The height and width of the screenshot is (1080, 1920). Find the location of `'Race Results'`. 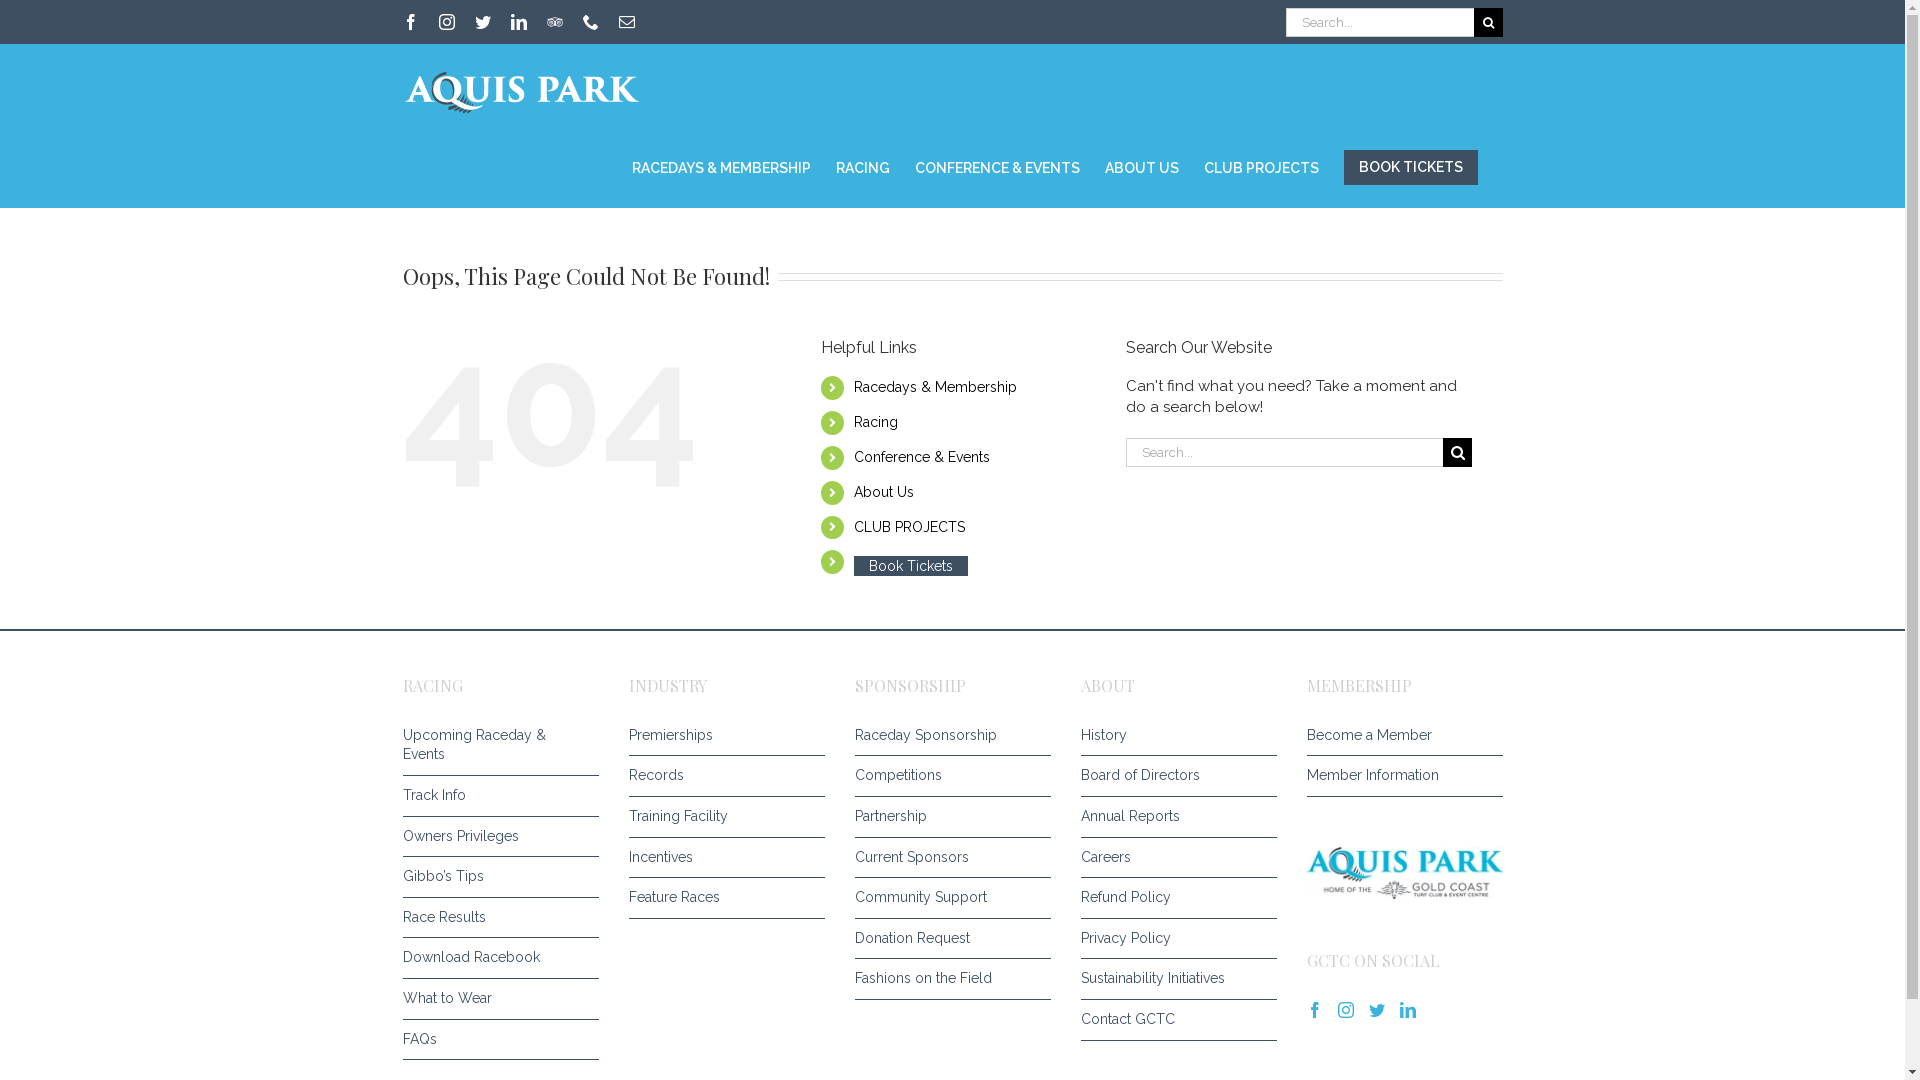

'Race Results' is located at coordinates (401, 918).